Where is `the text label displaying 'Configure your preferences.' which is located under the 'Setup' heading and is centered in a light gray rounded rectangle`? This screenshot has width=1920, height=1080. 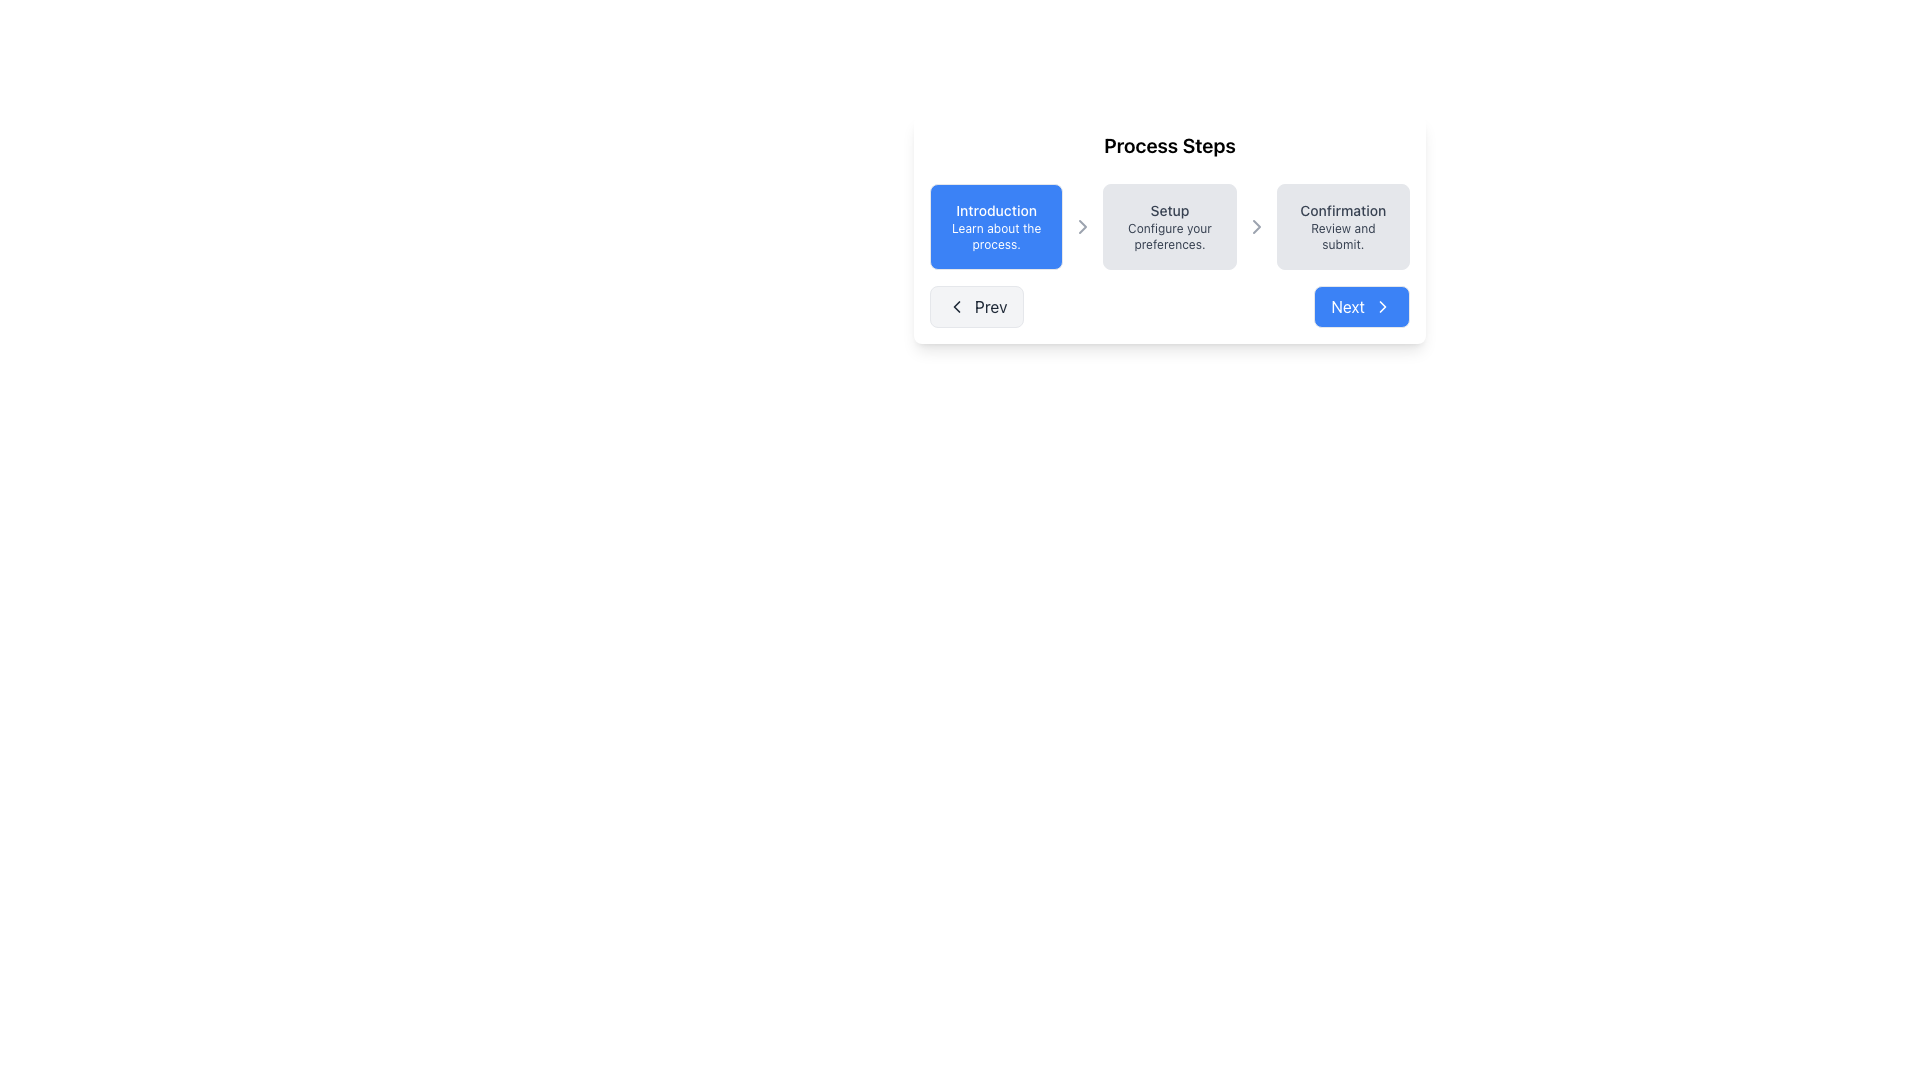
the text label displaying 'Configure your preferences.' which is located under the 'Setup' heading and is centered in a light gray rounded rectangle is located at coordinates (1170, 235).